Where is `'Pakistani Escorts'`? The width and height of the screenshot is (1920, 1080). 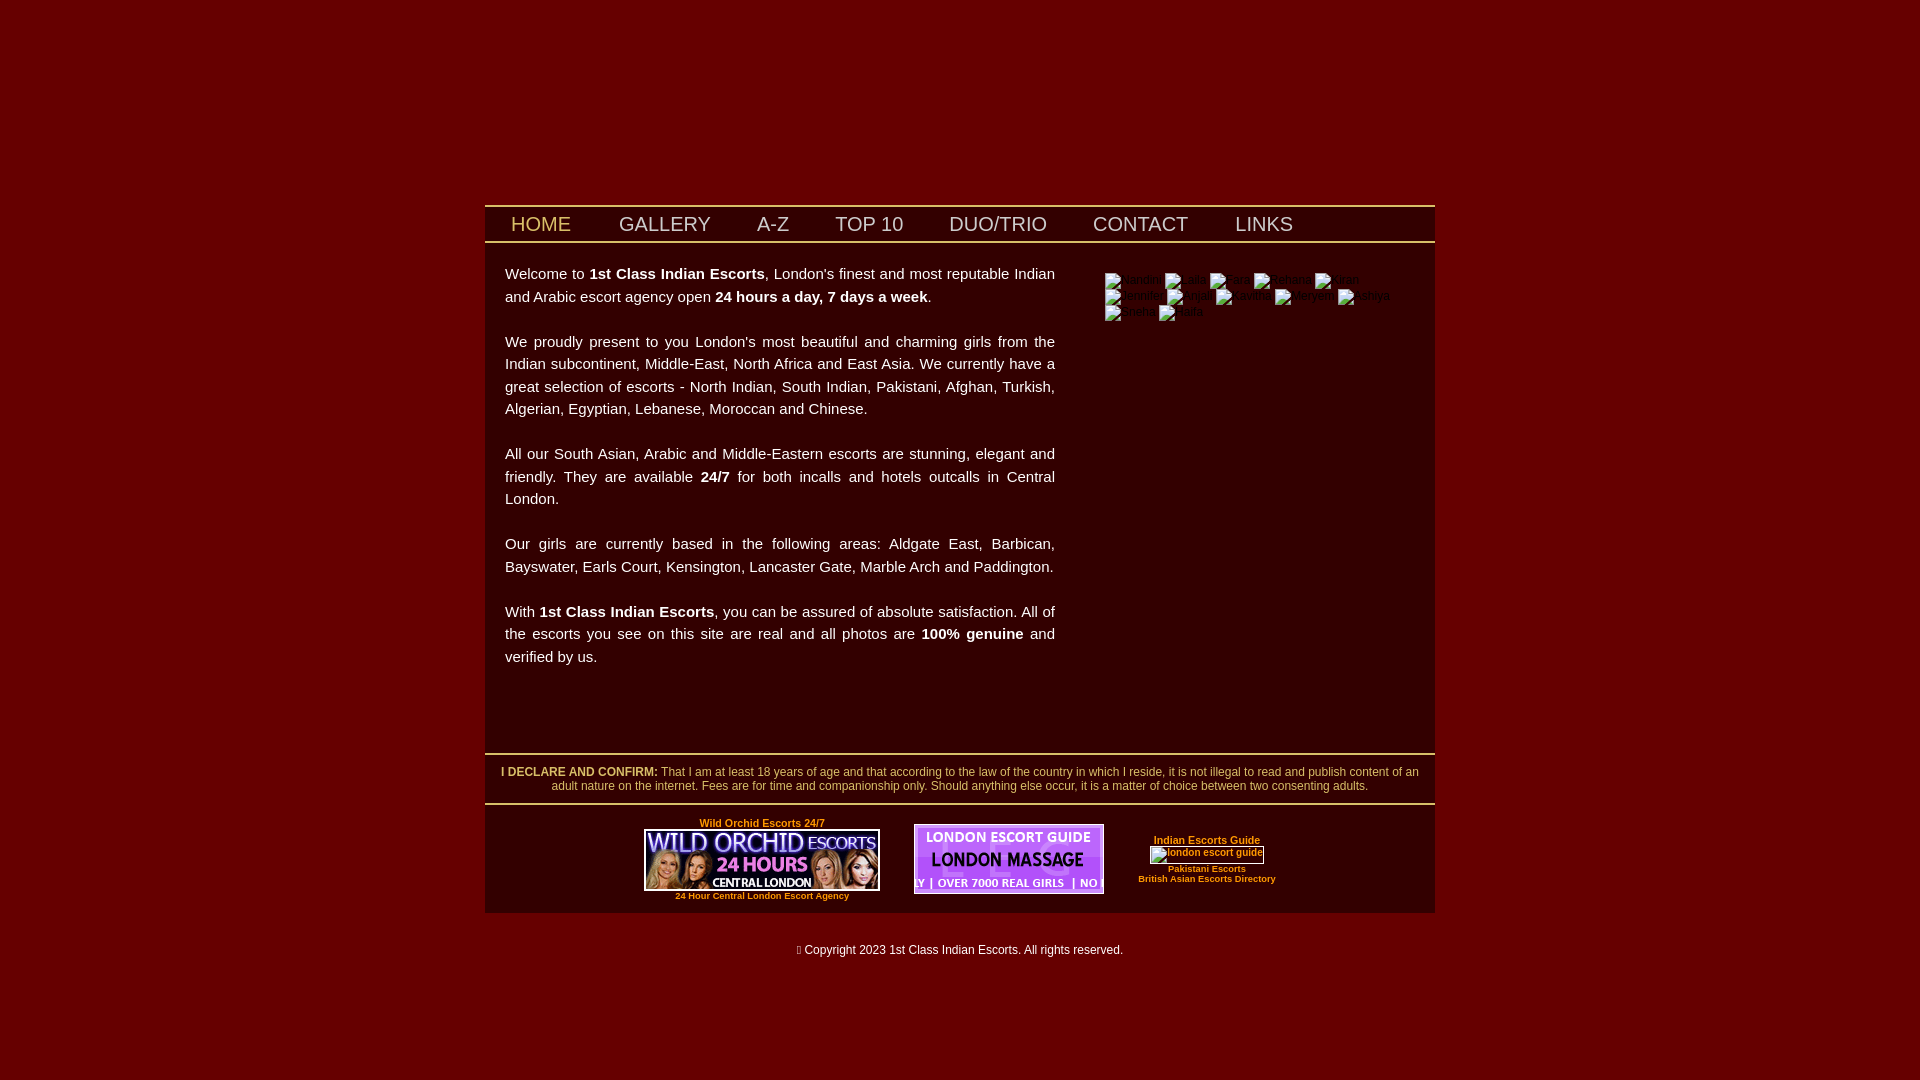 'Pakistani Escorts' is located at coordinates (1167, 867).